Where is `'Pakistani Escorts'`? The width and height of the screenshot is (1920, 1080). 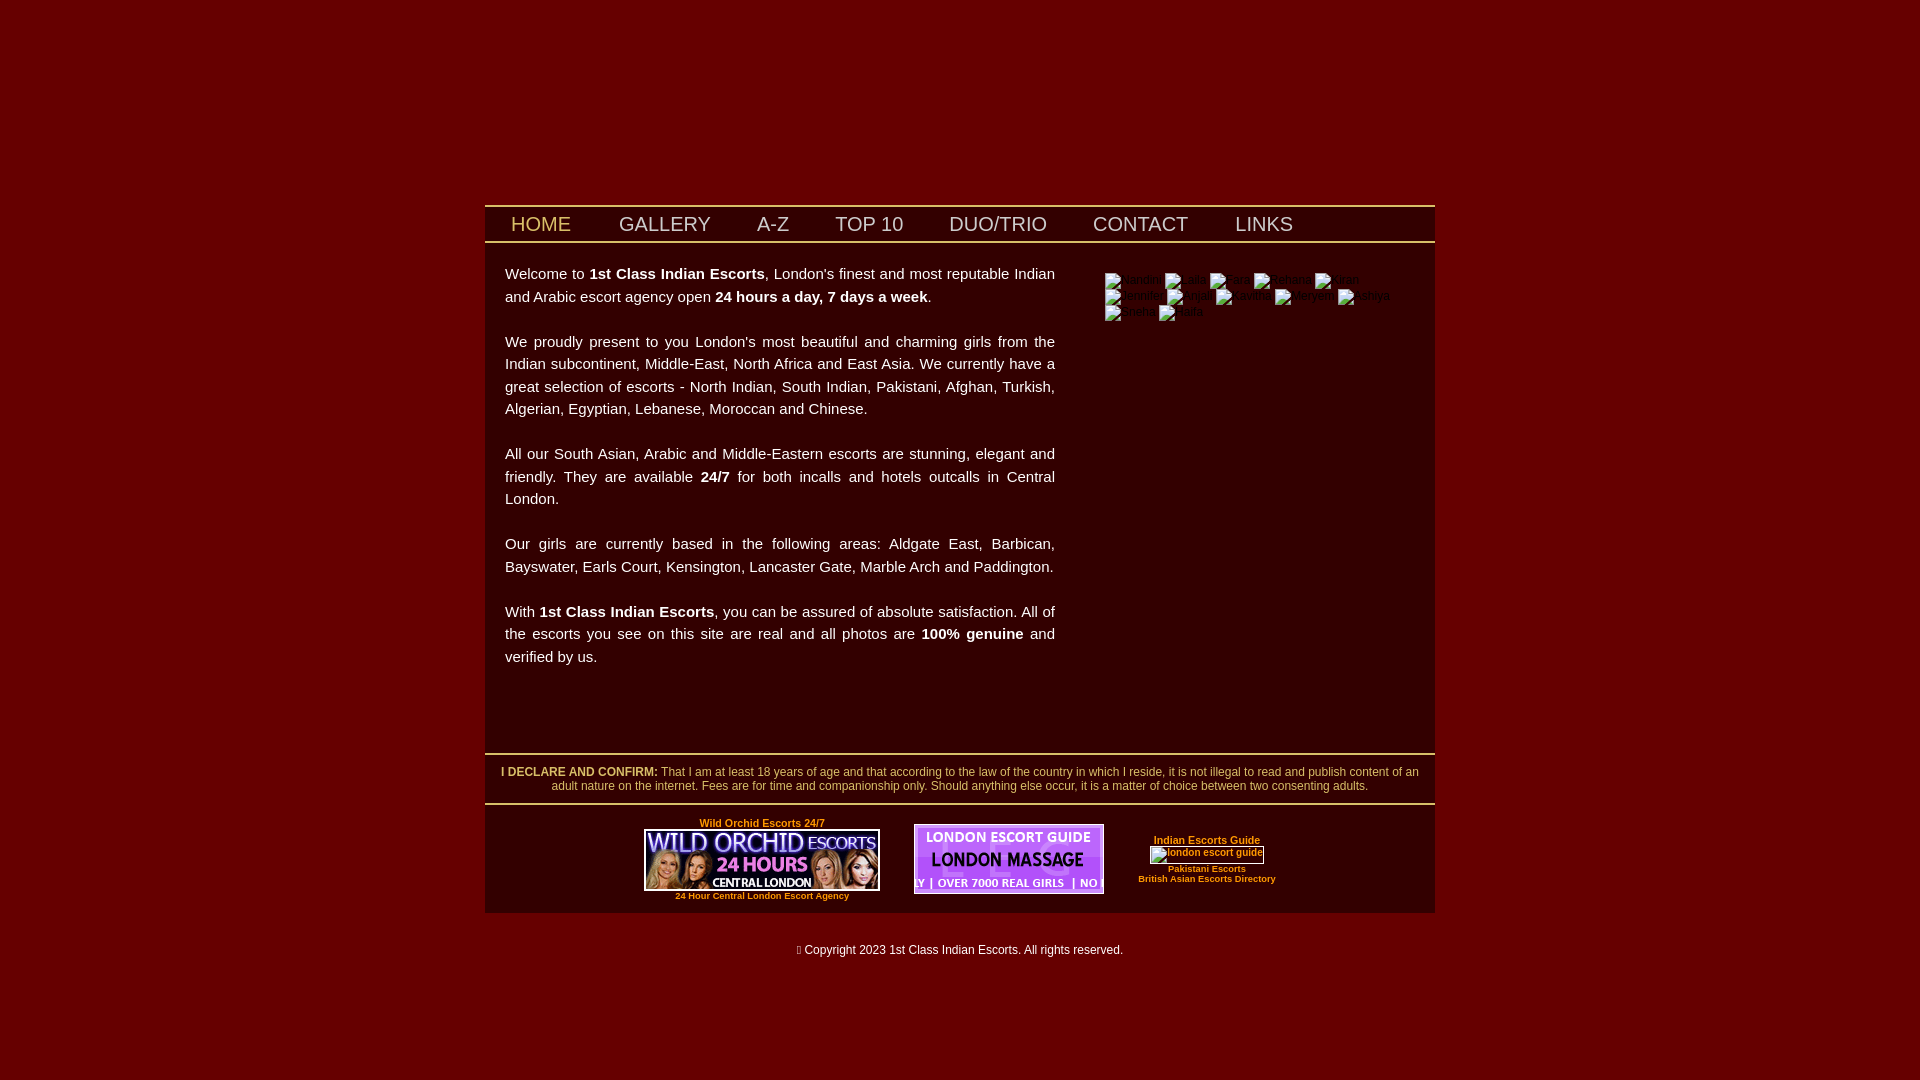 'Pakistani Escorts' is located at coordinates (1167, 867).